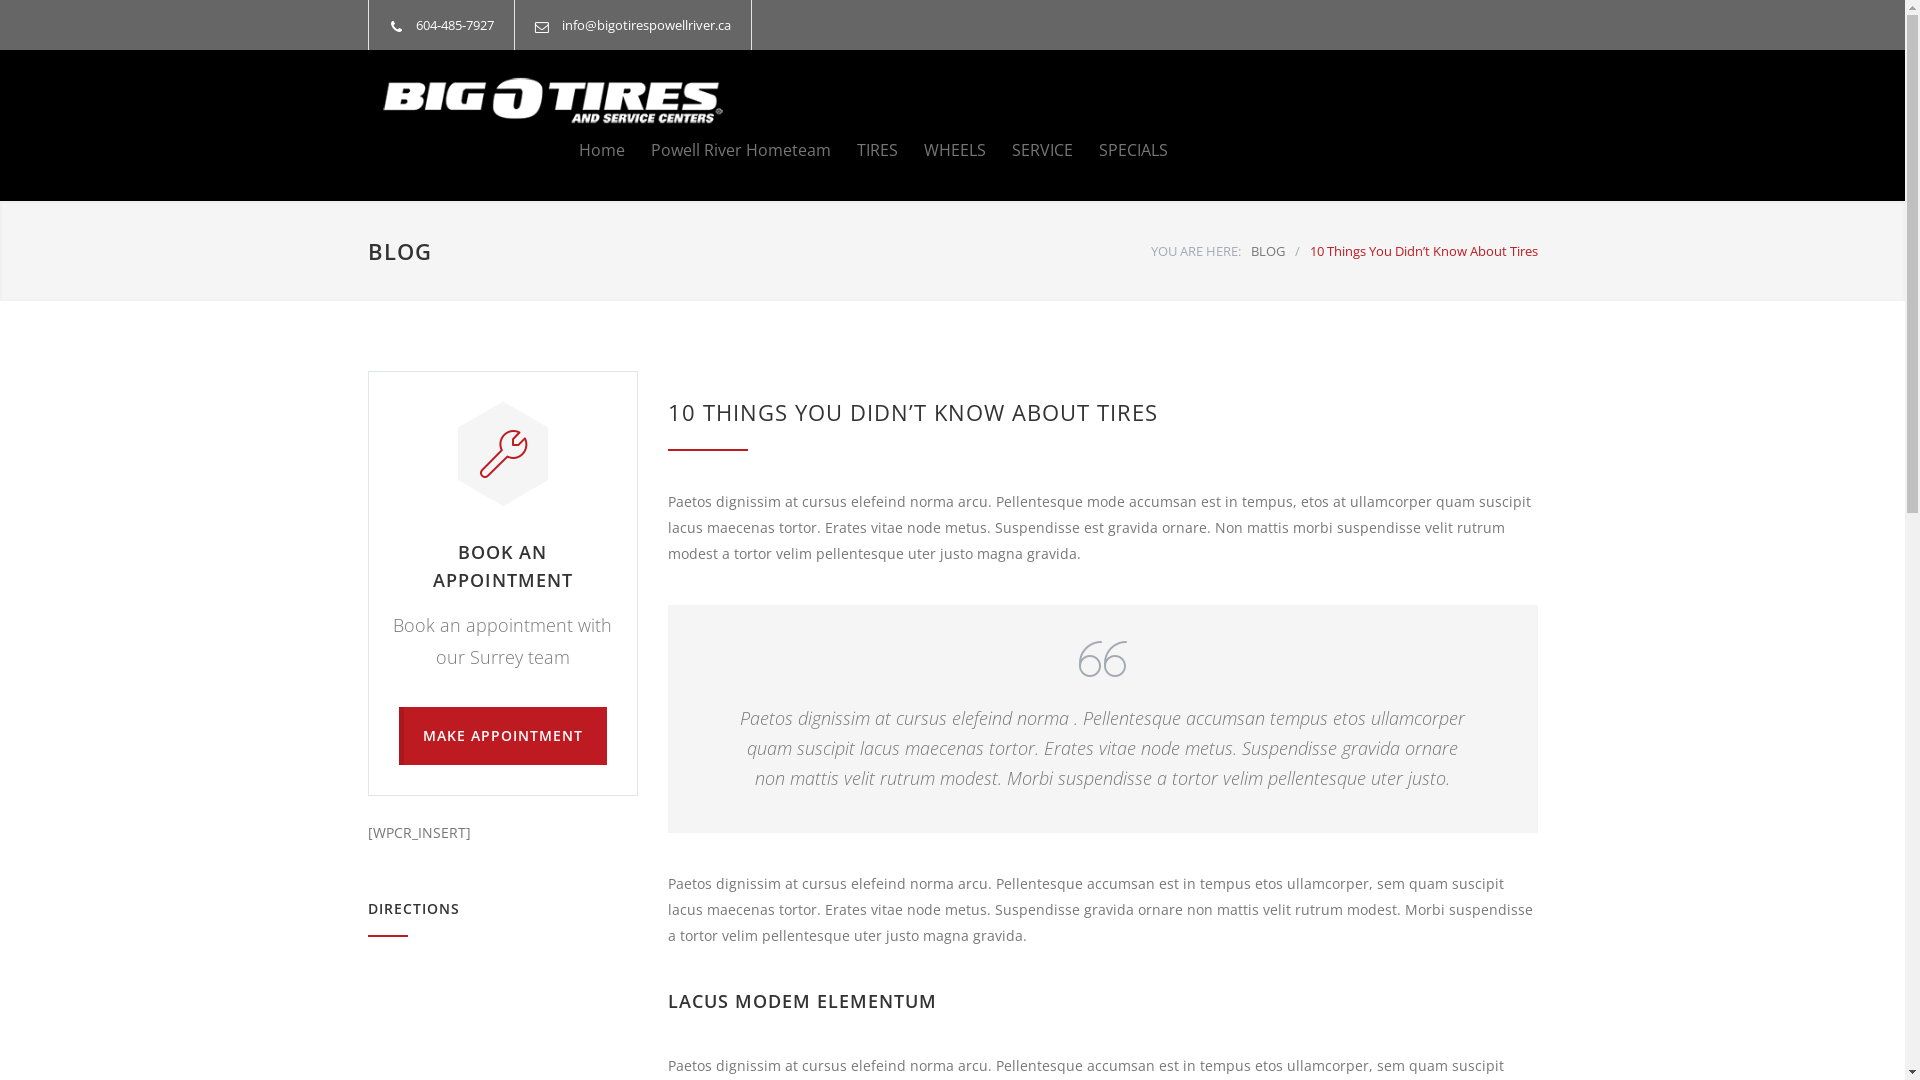 The width and height of the screenshot is (1920, 1080). What do you see at coordinates (399, 249) in the screenshot?
I see `'BLOG'` at bounding box center [399, 249].